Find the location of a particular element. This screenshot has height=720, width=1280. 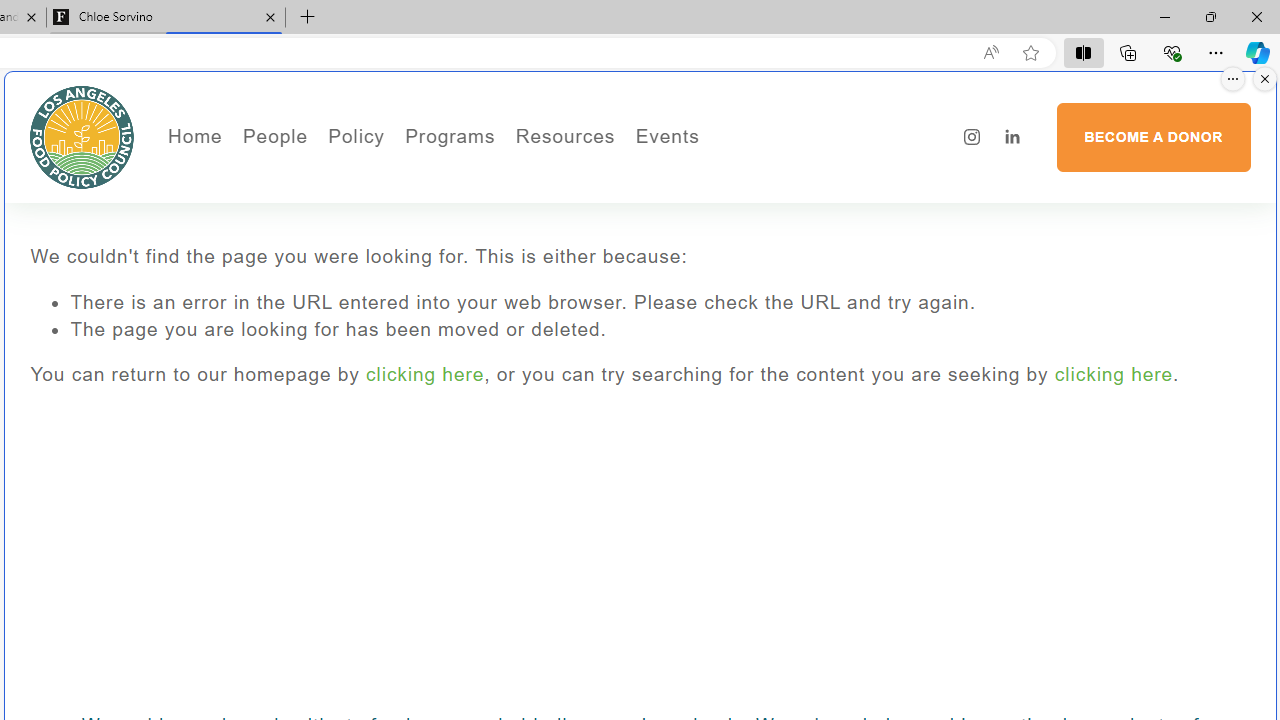

'More options.' is located at coordinates (1232, 78).